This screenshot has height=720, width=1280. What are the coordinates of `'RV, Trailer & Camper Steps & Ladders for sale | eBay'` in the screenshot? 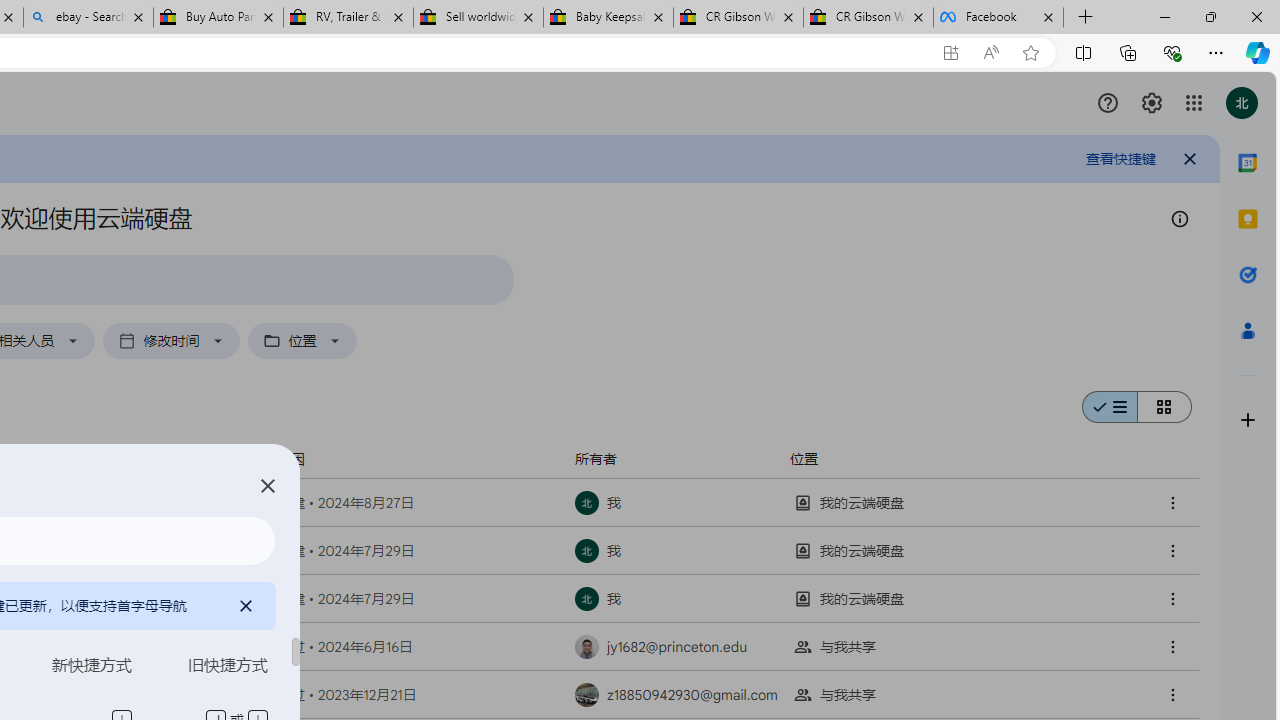 It's located at (348, 17).